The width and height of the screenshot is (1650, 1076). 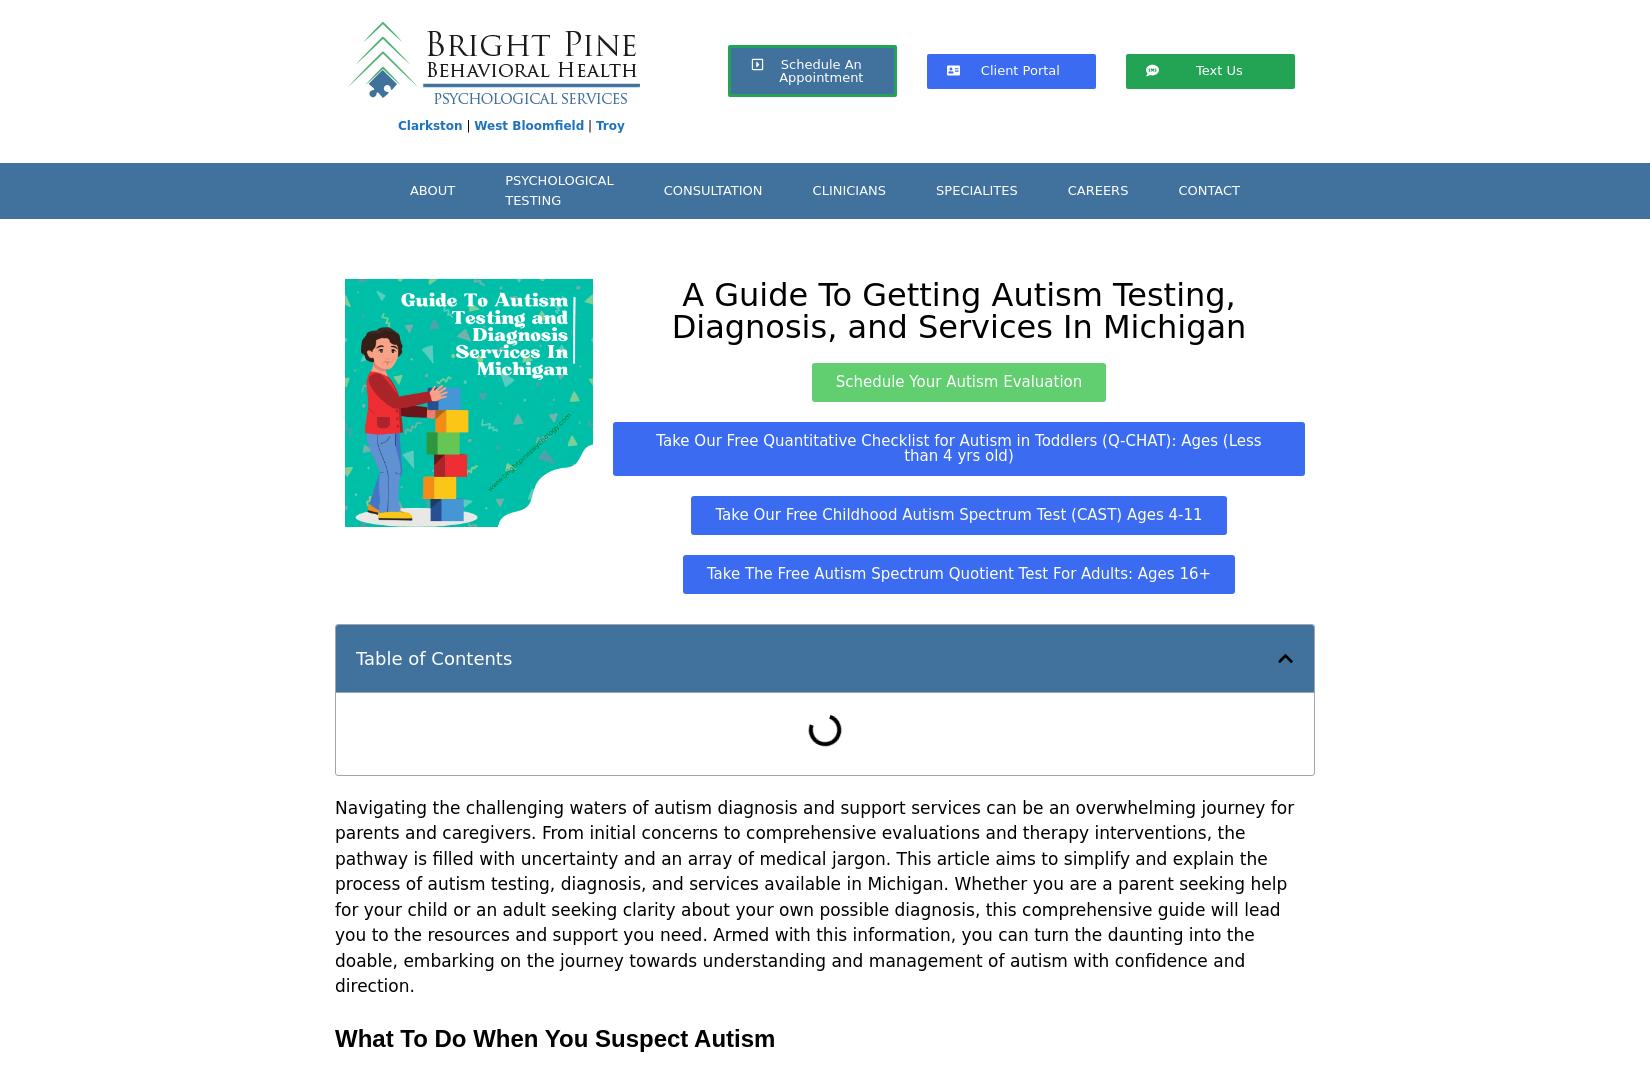 I want to click on 'CAREERS', so click(x=1067, y=189).